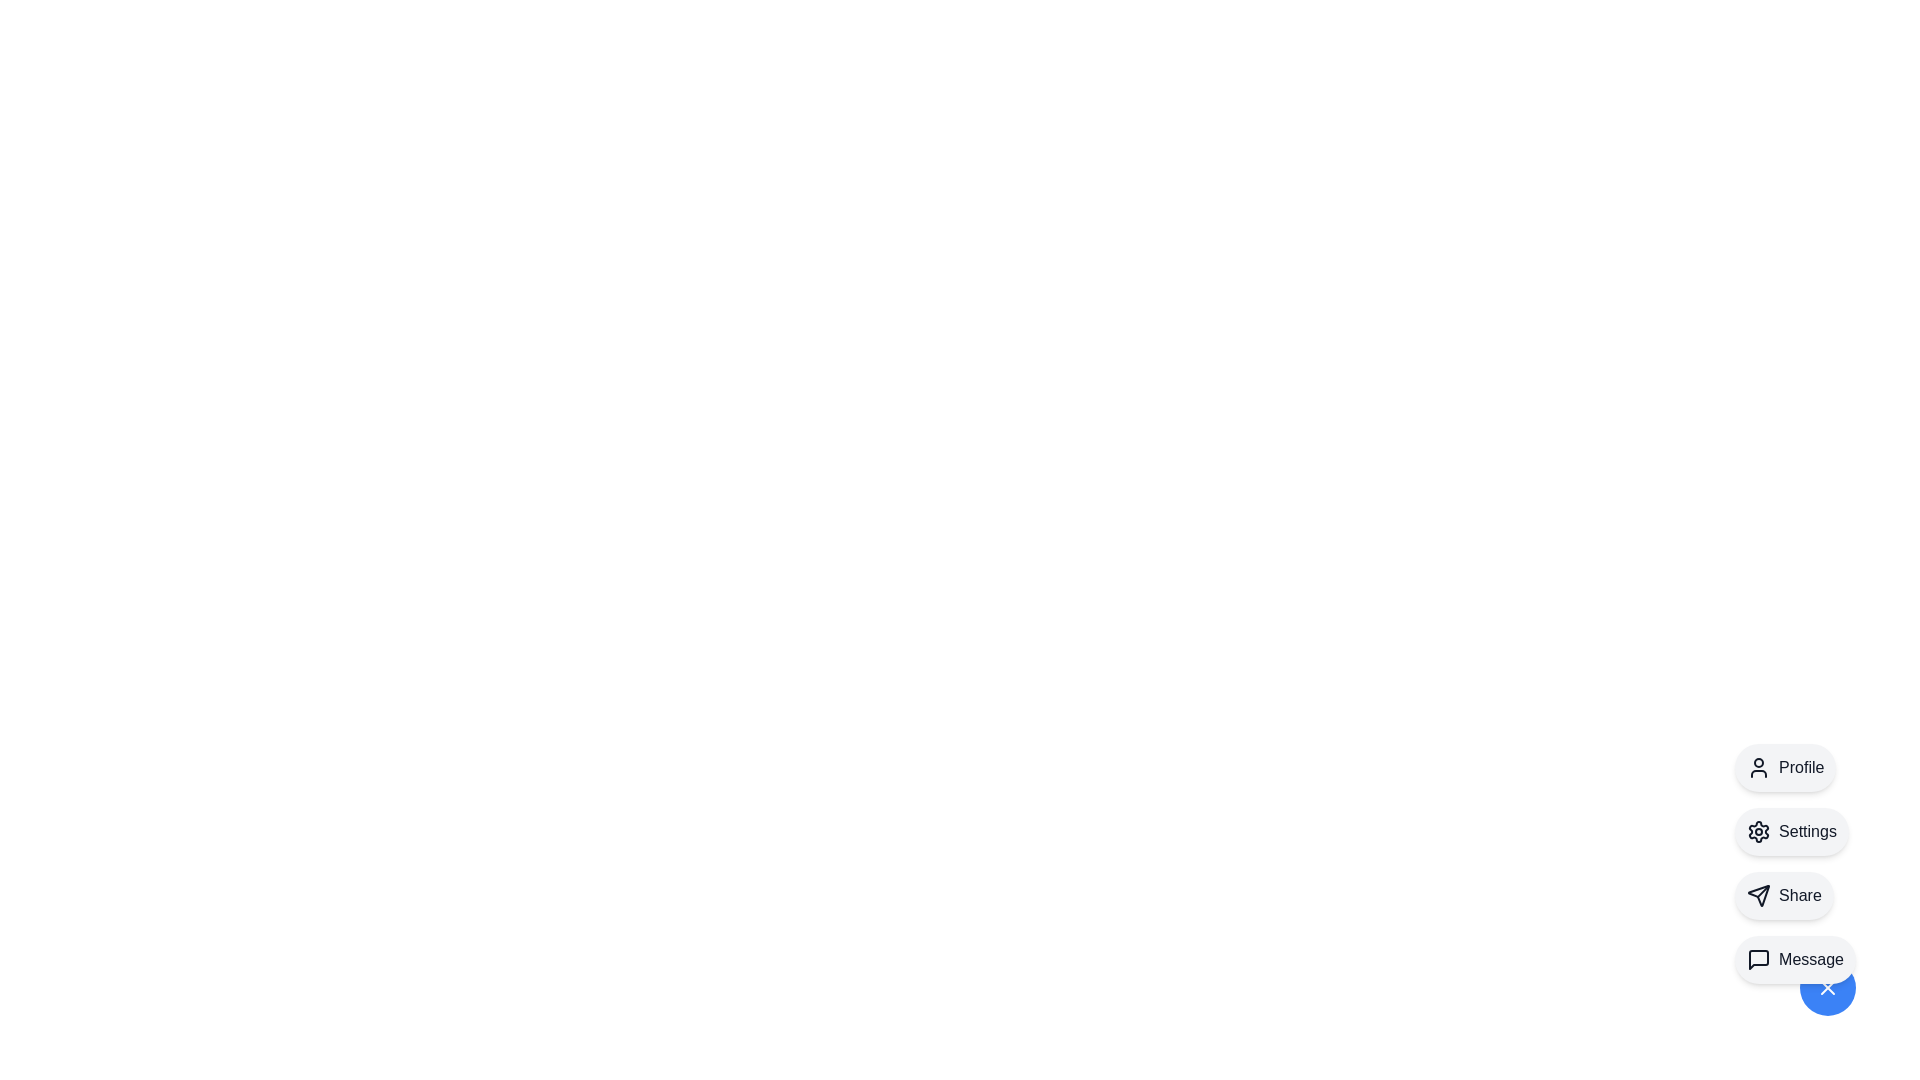 This screenshot has width=1920, height=1080. What do you see at coordinates (1784, 894) in the screenshot?
I see `the Share option from the speed dial` at bounding box center [1784, 894].